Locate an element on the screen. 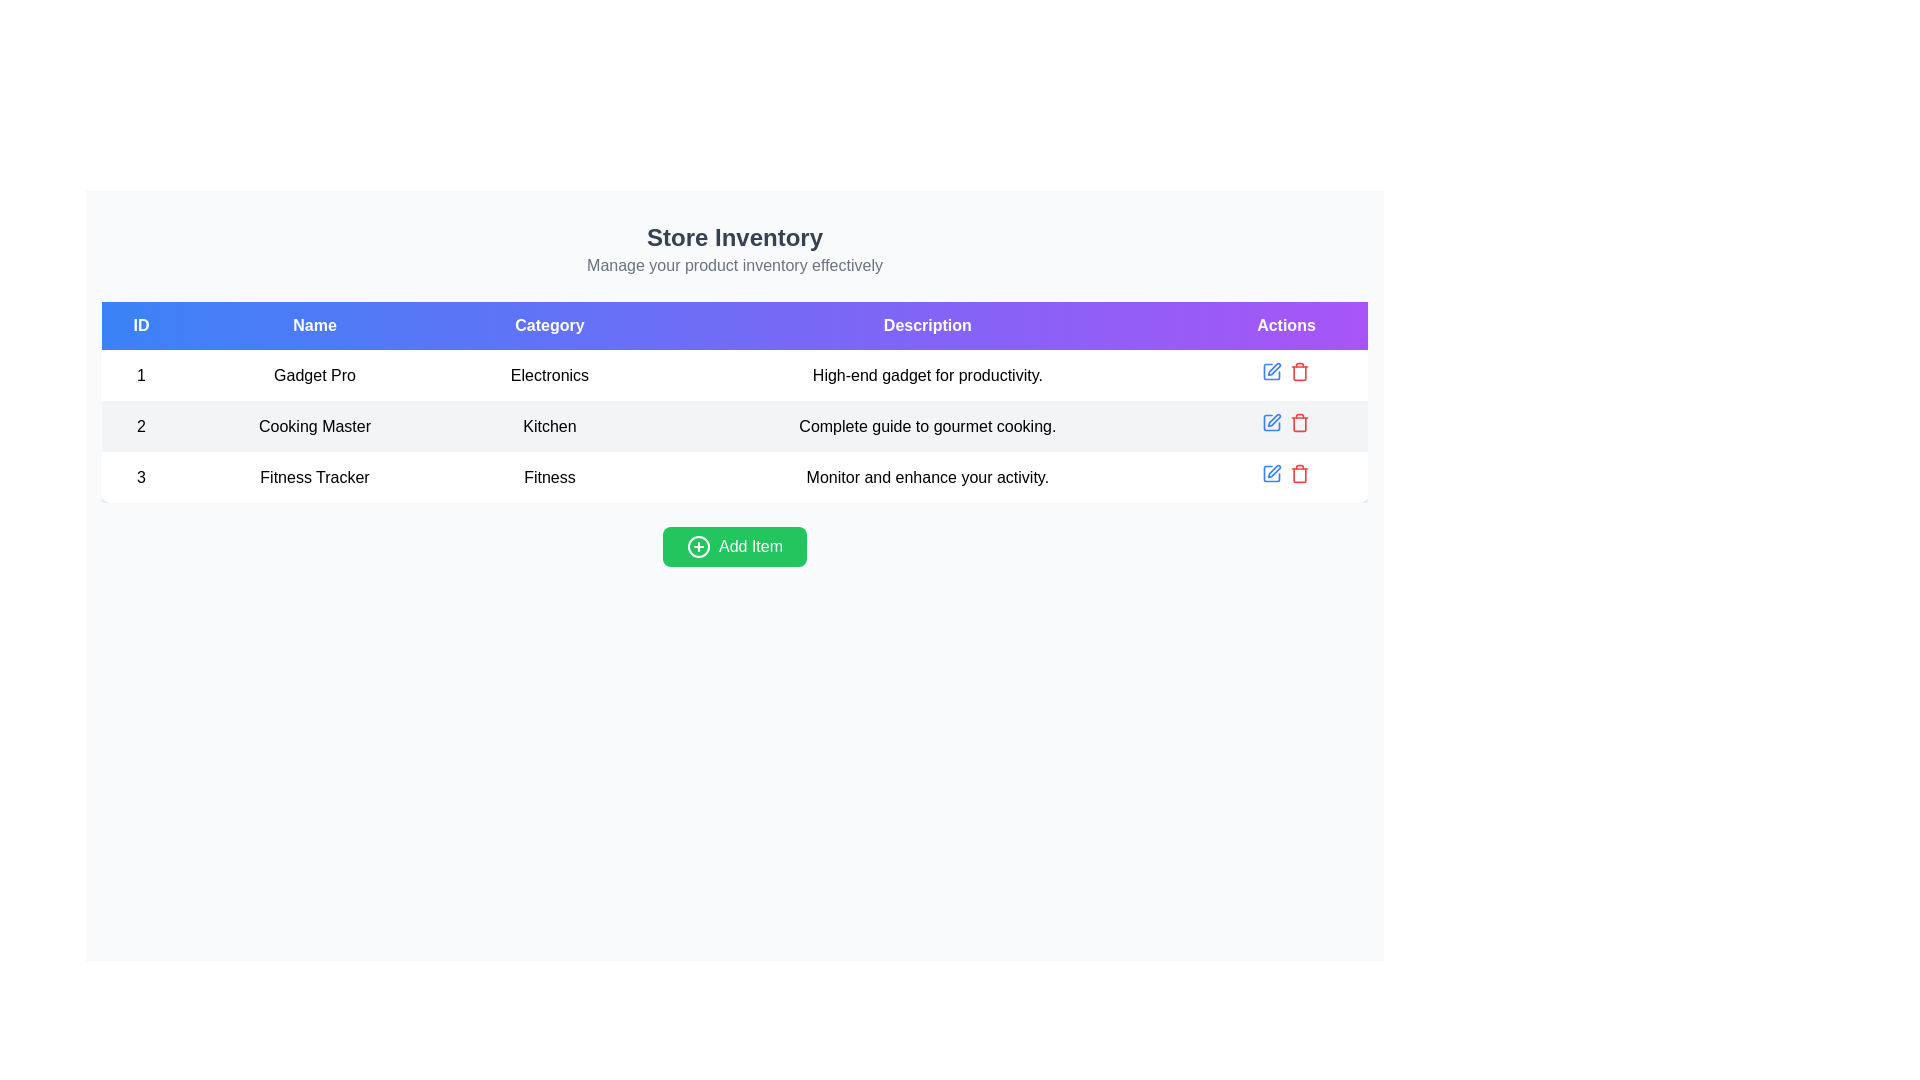  the Text element that displays descriptive information about the corresponding item in the 'Fitness Tracker' row of the table, located in the third row under the 'Description' column is located at coordinates (926, 477).